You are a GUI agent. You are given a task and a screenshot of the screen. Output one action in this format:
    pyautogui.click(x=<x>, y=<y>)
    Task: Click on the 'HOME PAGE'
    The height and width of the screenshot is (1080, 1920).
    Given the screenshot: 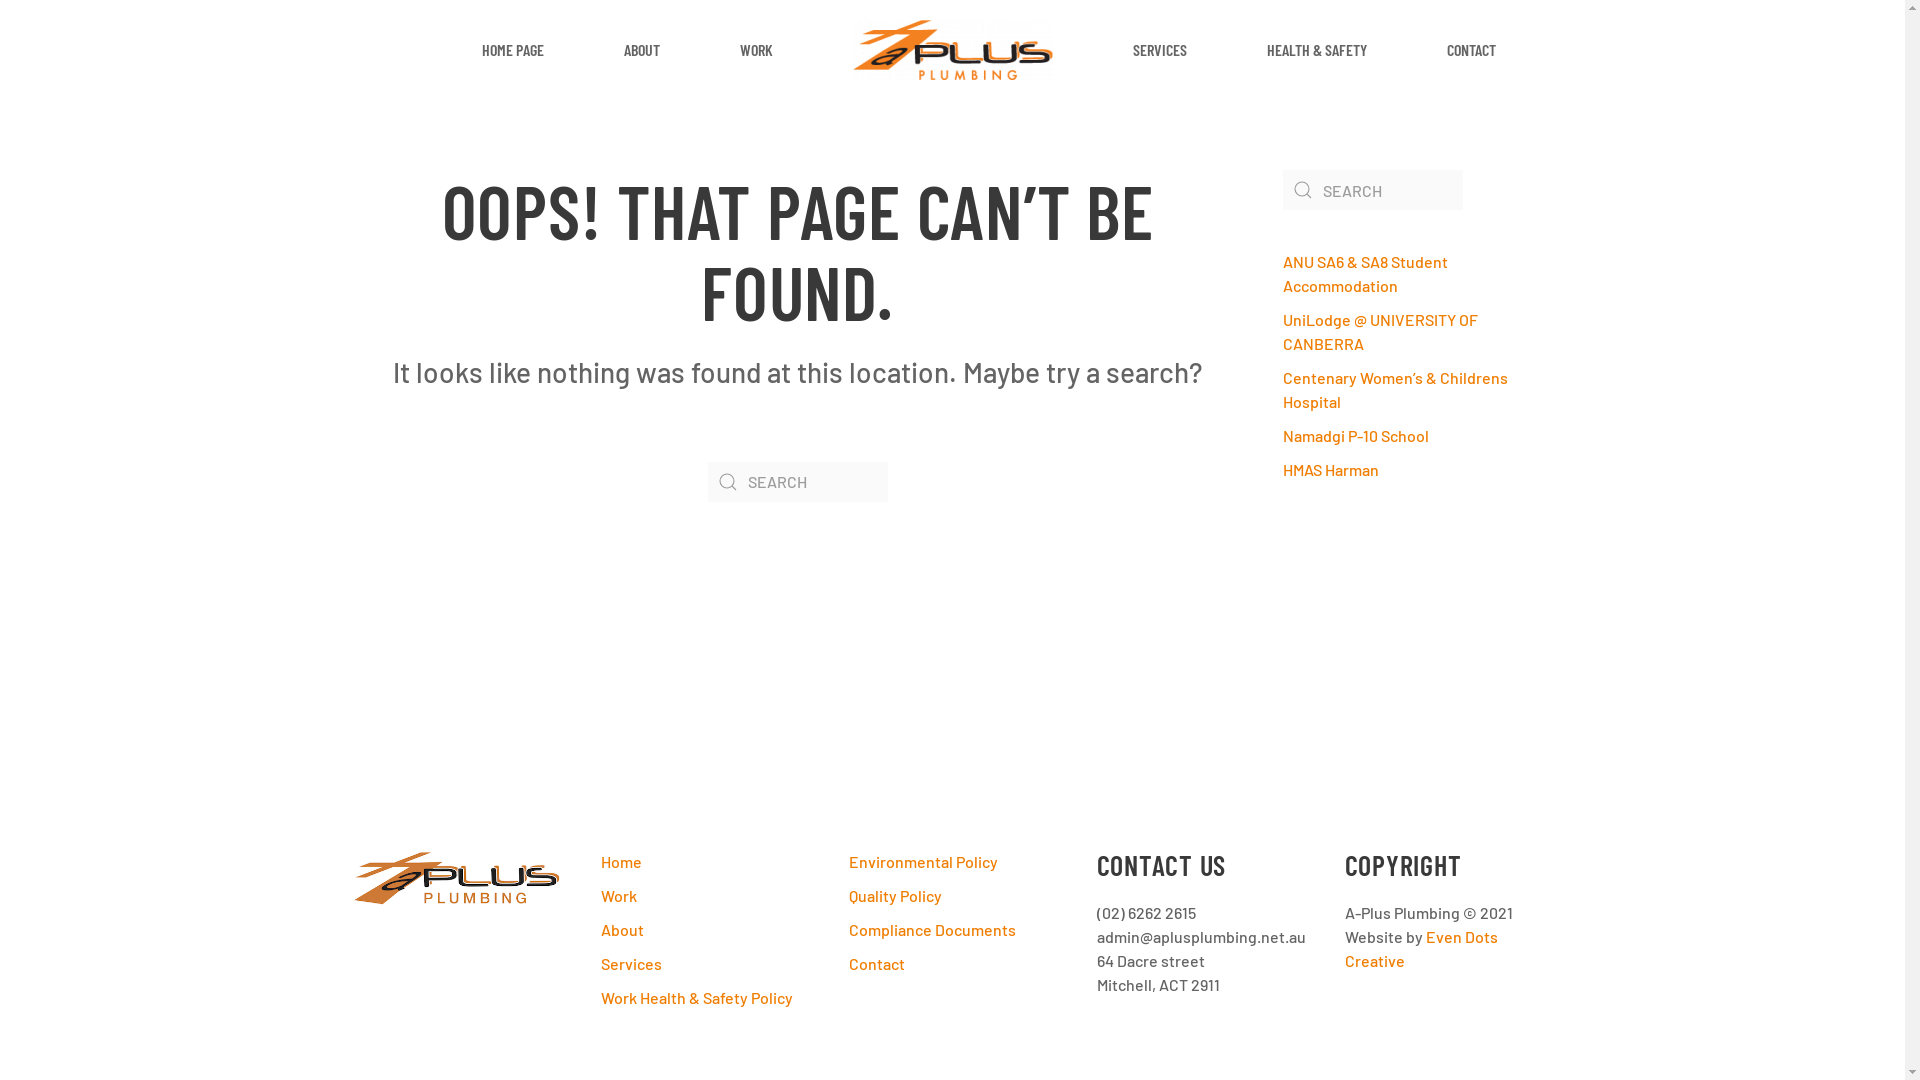 What is the action you would take?
    pyautogui.click(x=513, y=49)
    